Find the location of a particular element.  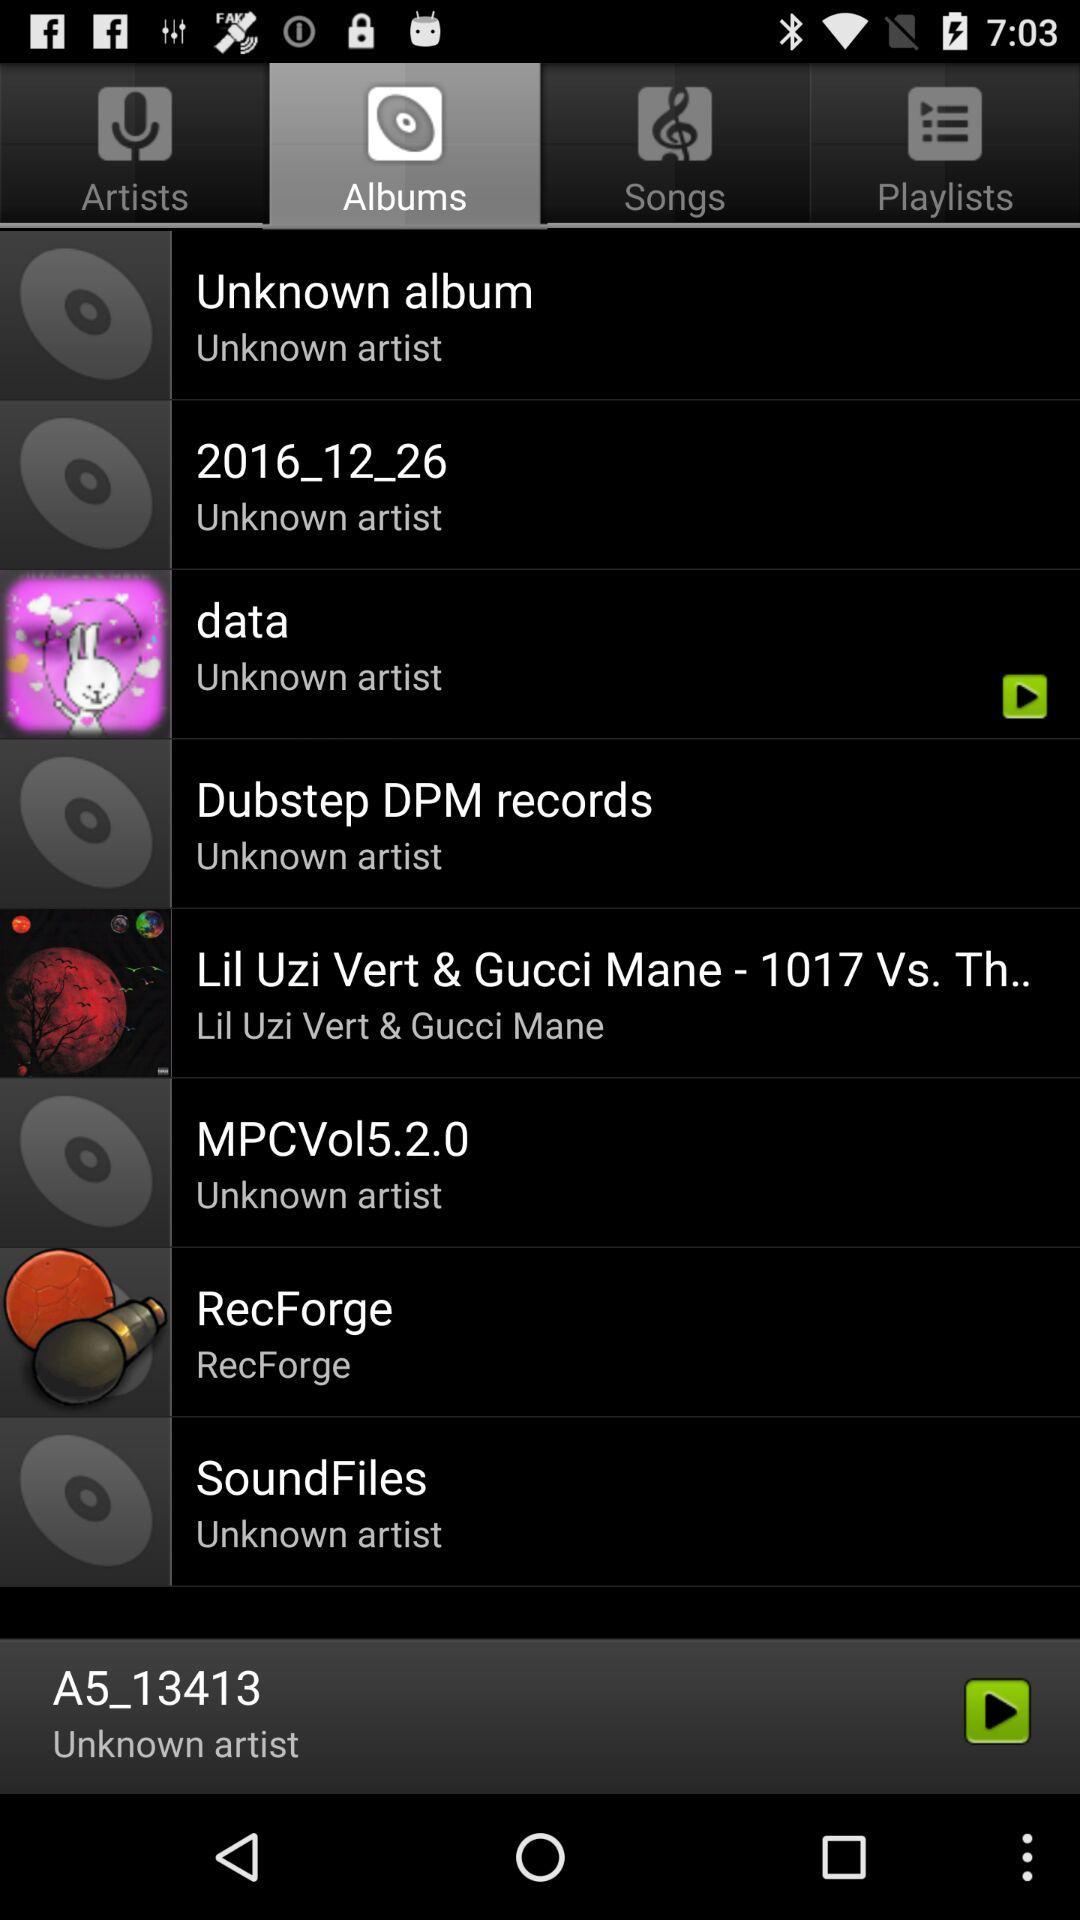

icon next to the songs app is located at coordinates (137, 146).